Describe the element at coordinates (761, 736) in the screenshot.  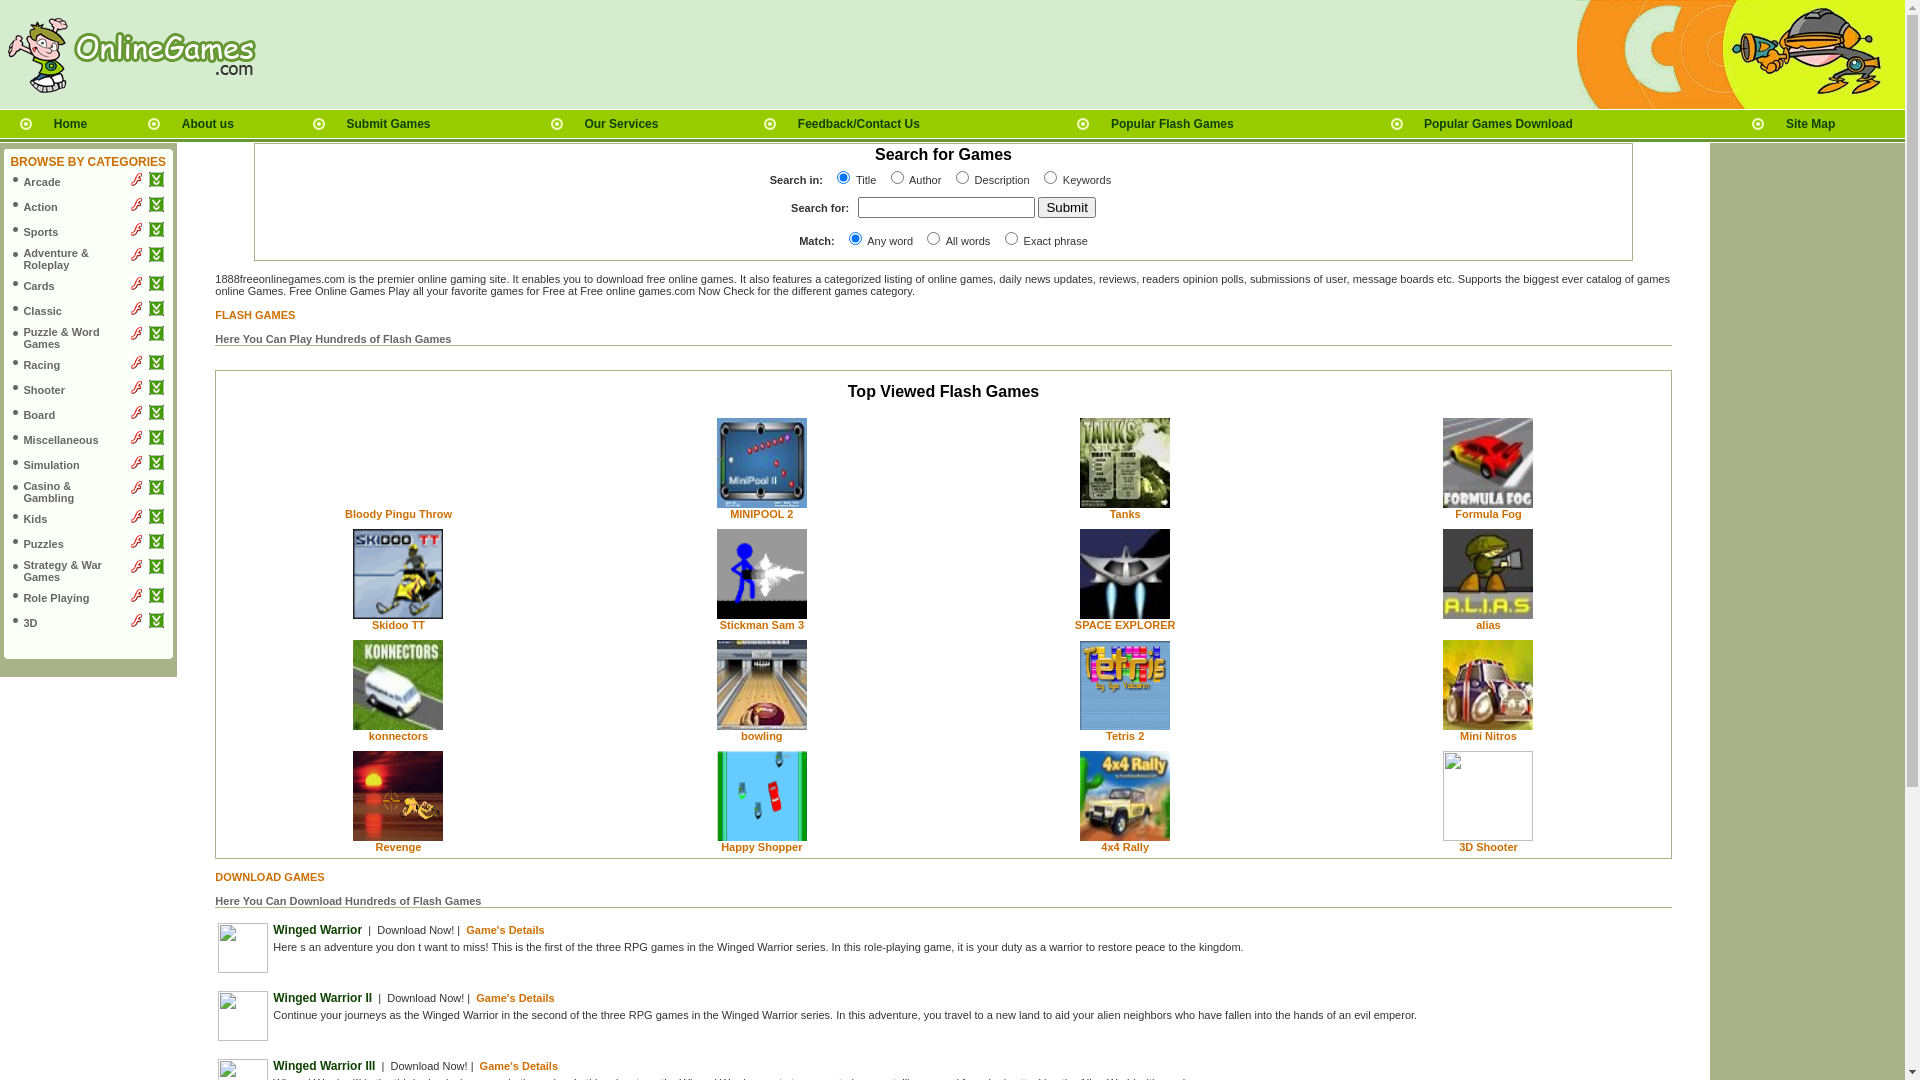
I see `'bowling'` at that location.